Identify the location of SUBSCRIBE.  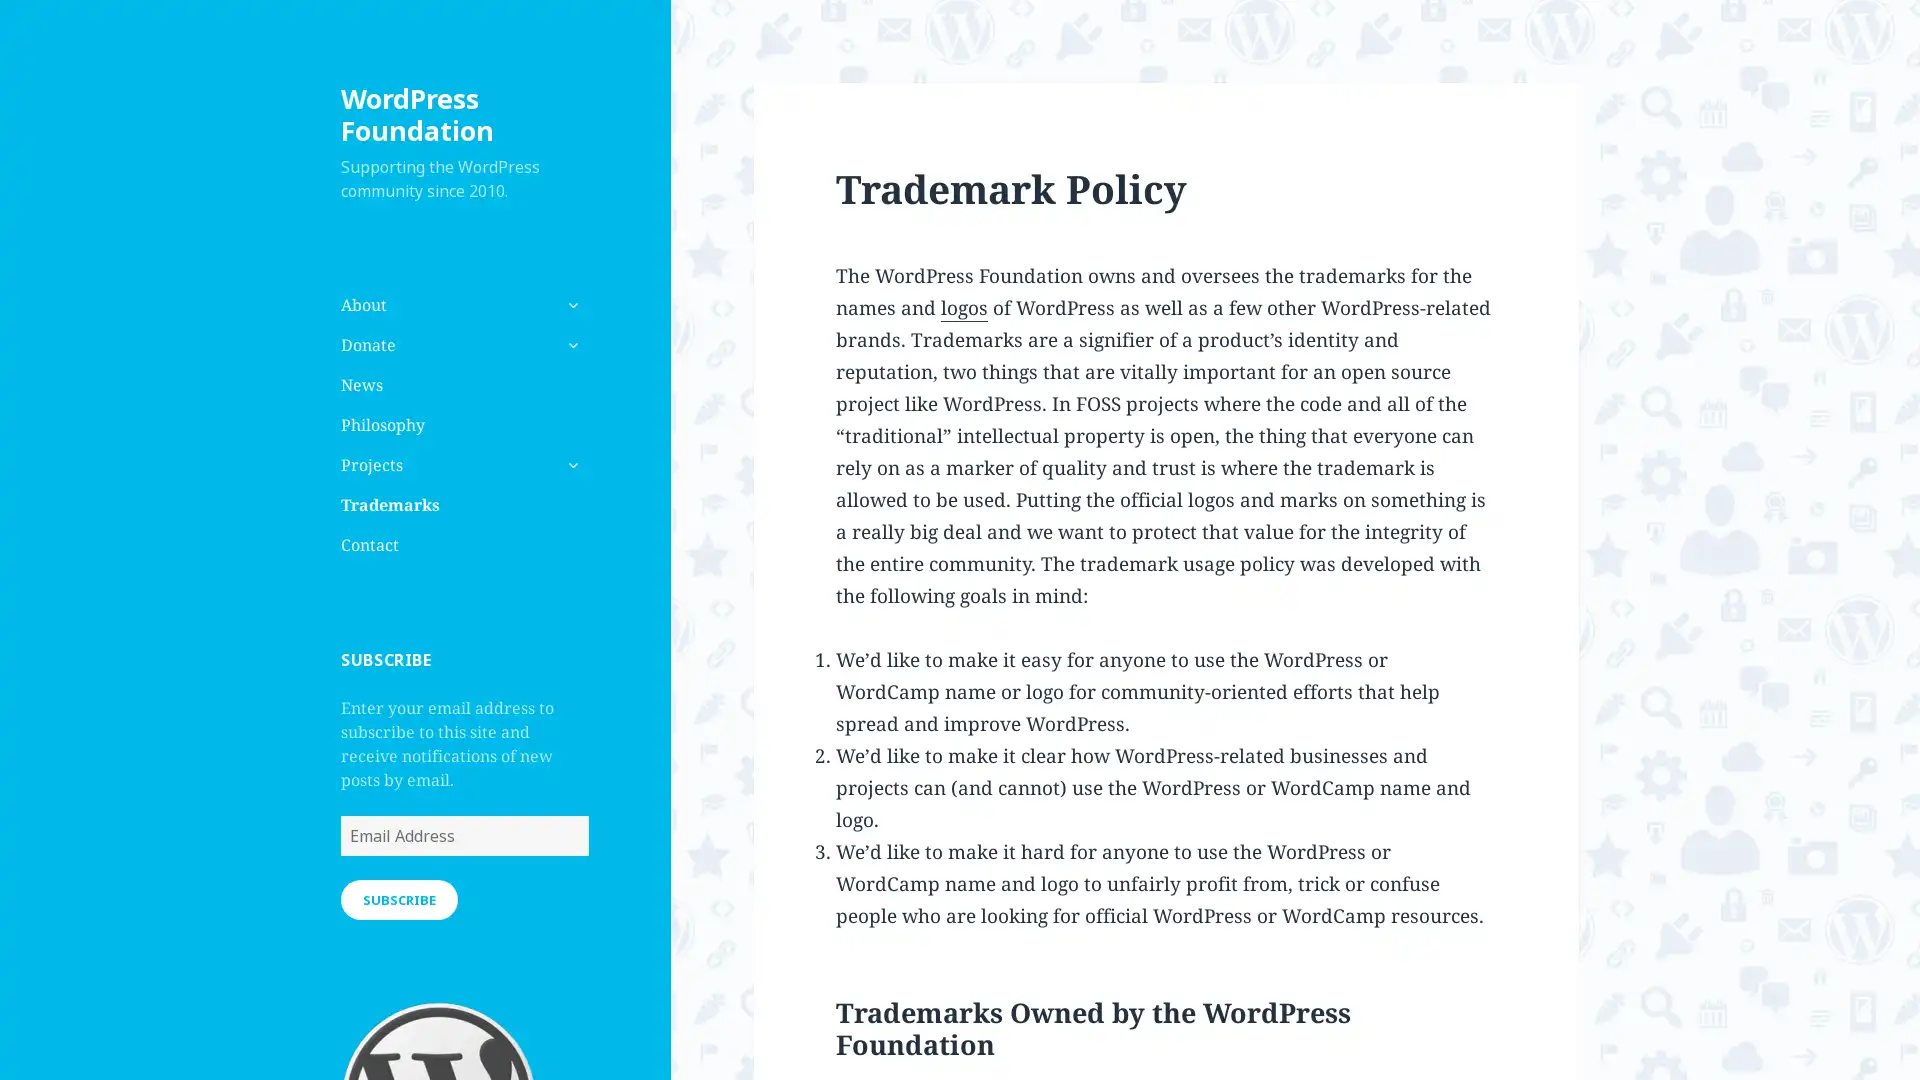
(398, 897).